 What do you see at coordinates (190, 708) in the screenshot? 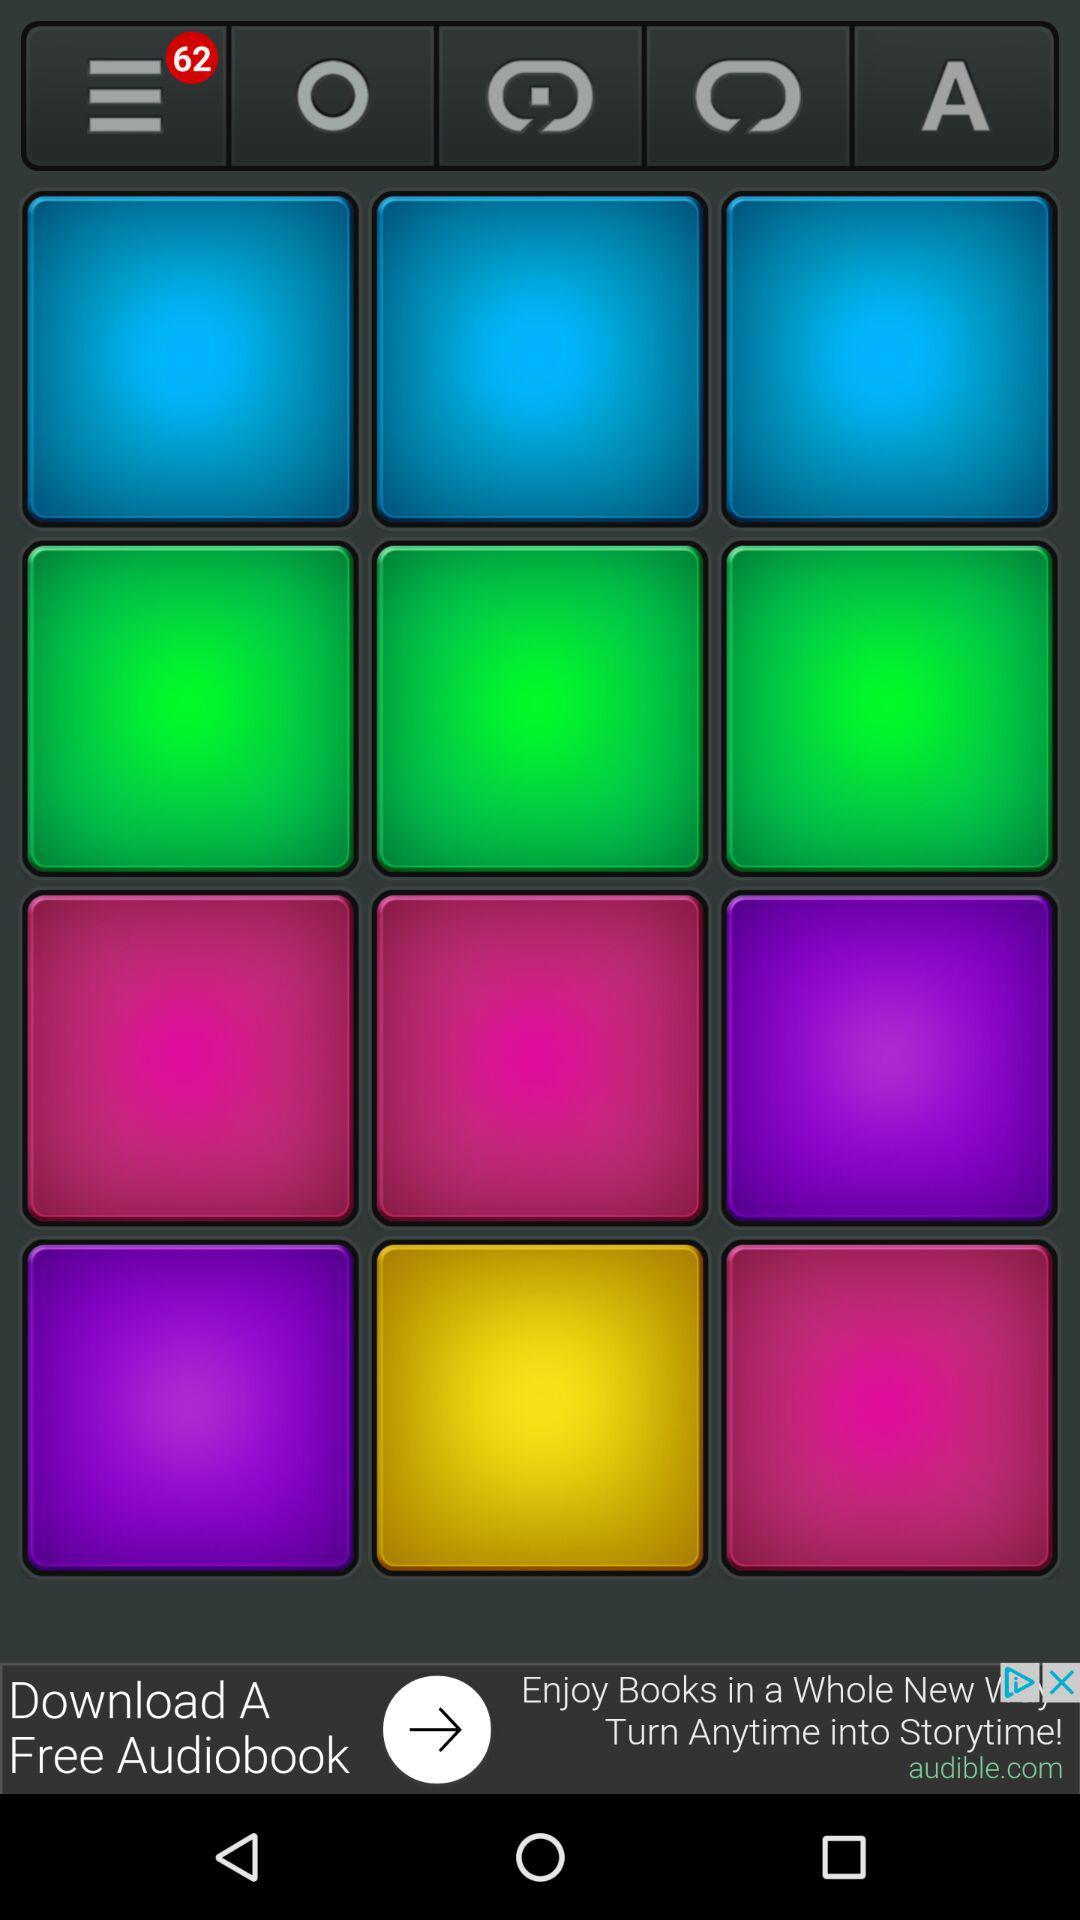
I see `box in second row of first column` at bounding box center [190, 708].